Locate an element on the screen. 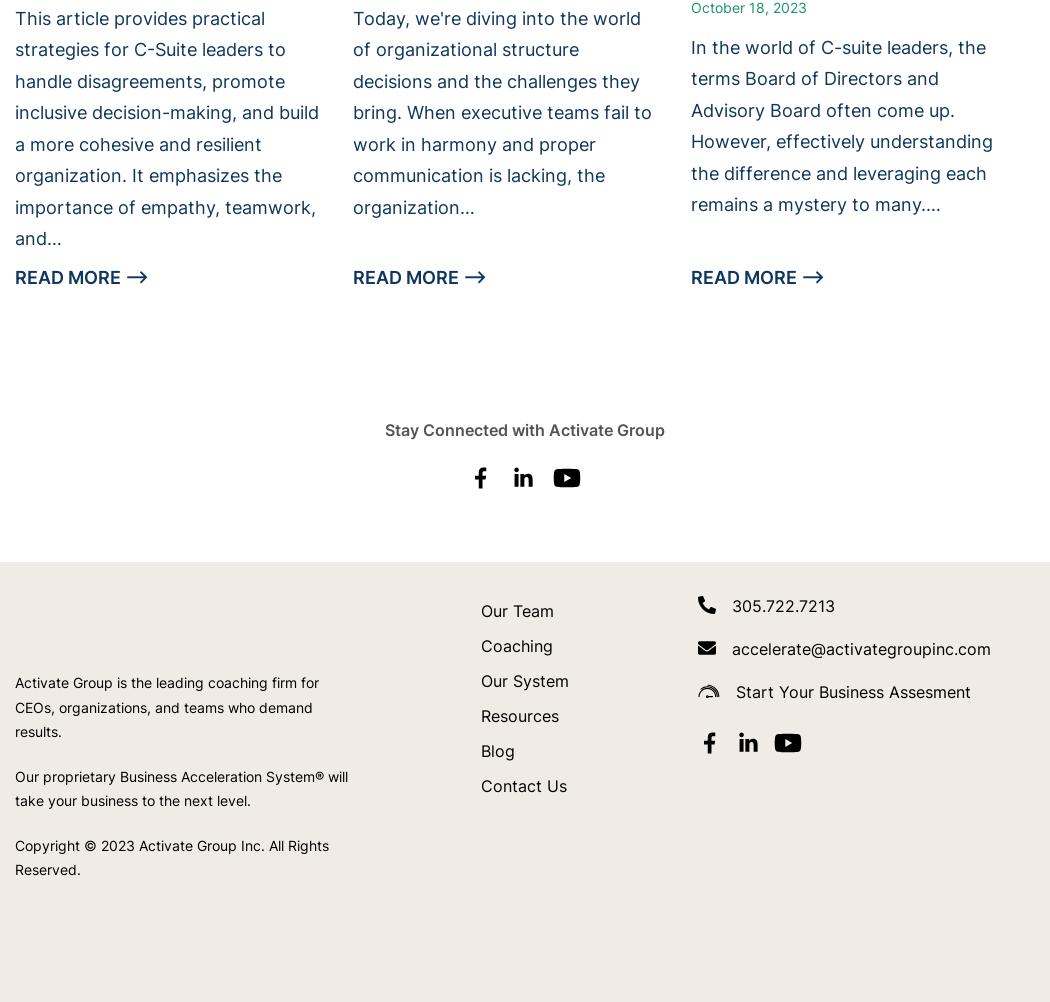 This screenshot has height=1002, width=1050. 'Contact Us' is located at coordinates (522, 783).